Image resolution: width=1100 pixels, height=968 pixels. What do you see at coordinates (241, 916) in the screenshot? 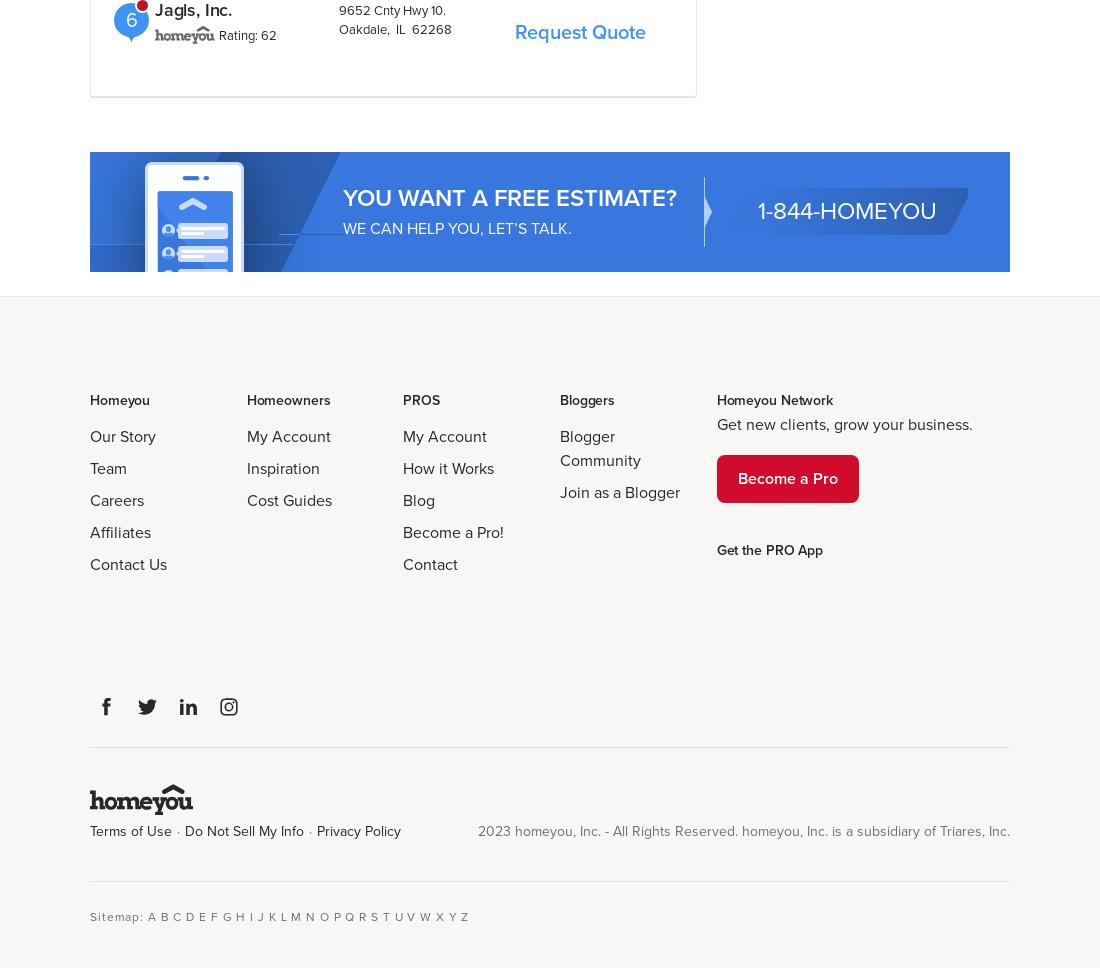
I see `'H'` at bounding box center [241, 916].